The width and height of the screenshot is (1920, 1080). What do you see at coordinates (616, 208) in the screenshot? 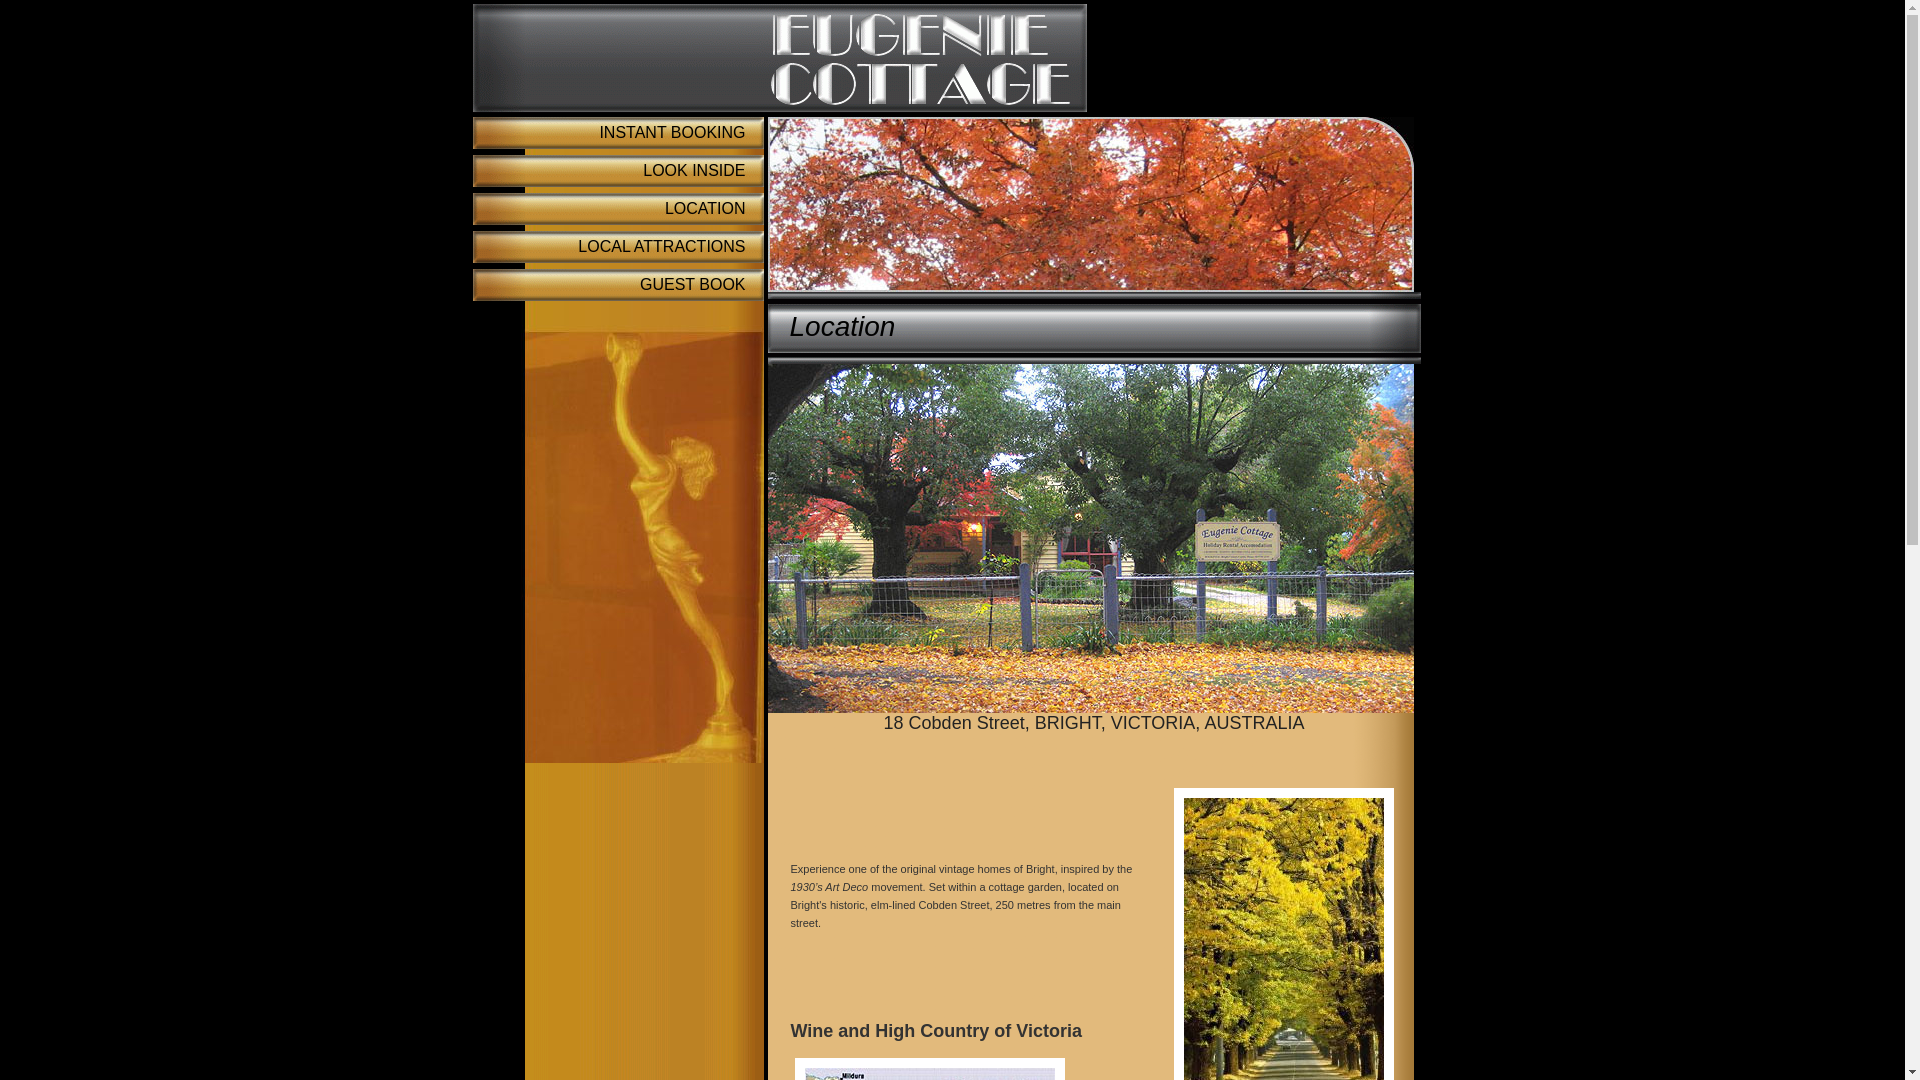
I see `'LOCATION'` at bounding box center [616, 208].